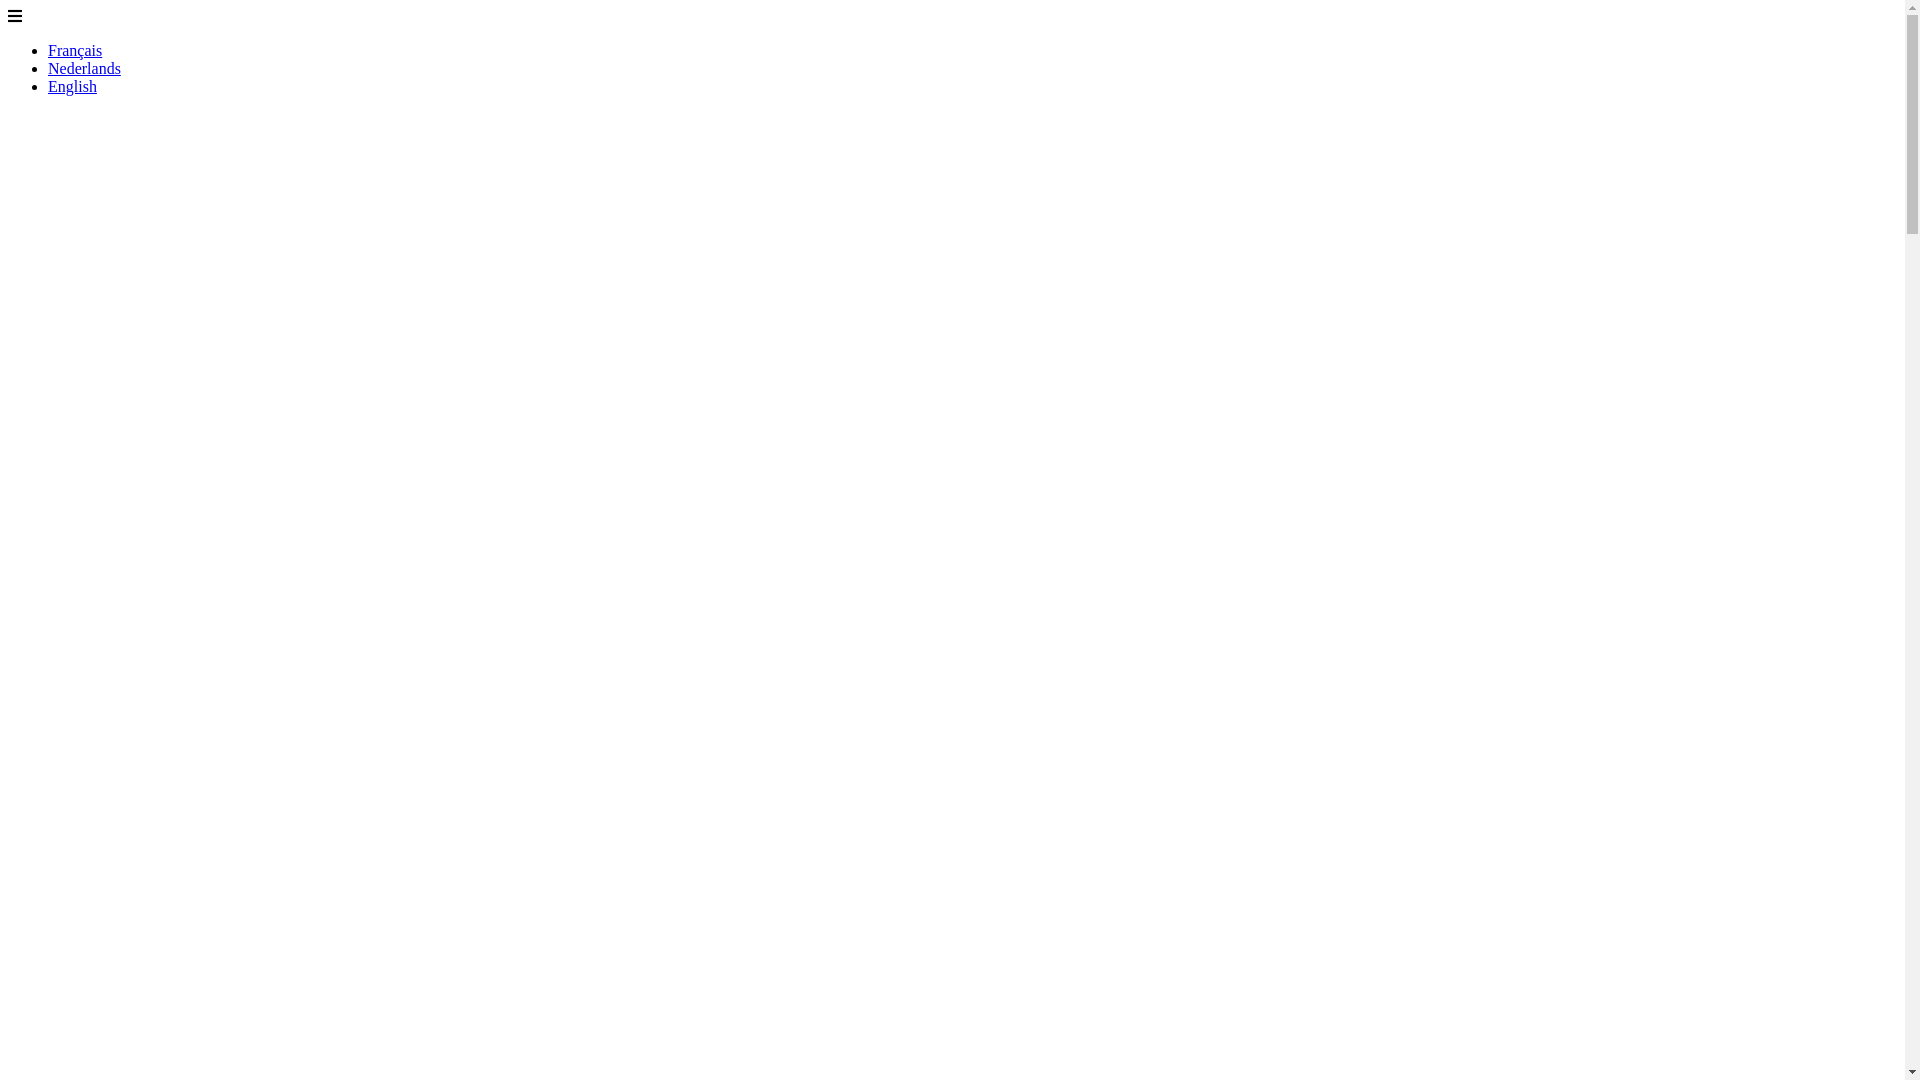 This screenshot has height=1080, width=1920. What do you see at coordinates (72, 85) in the screenshot?
I see `'English'` at bounding box center [72, 85].